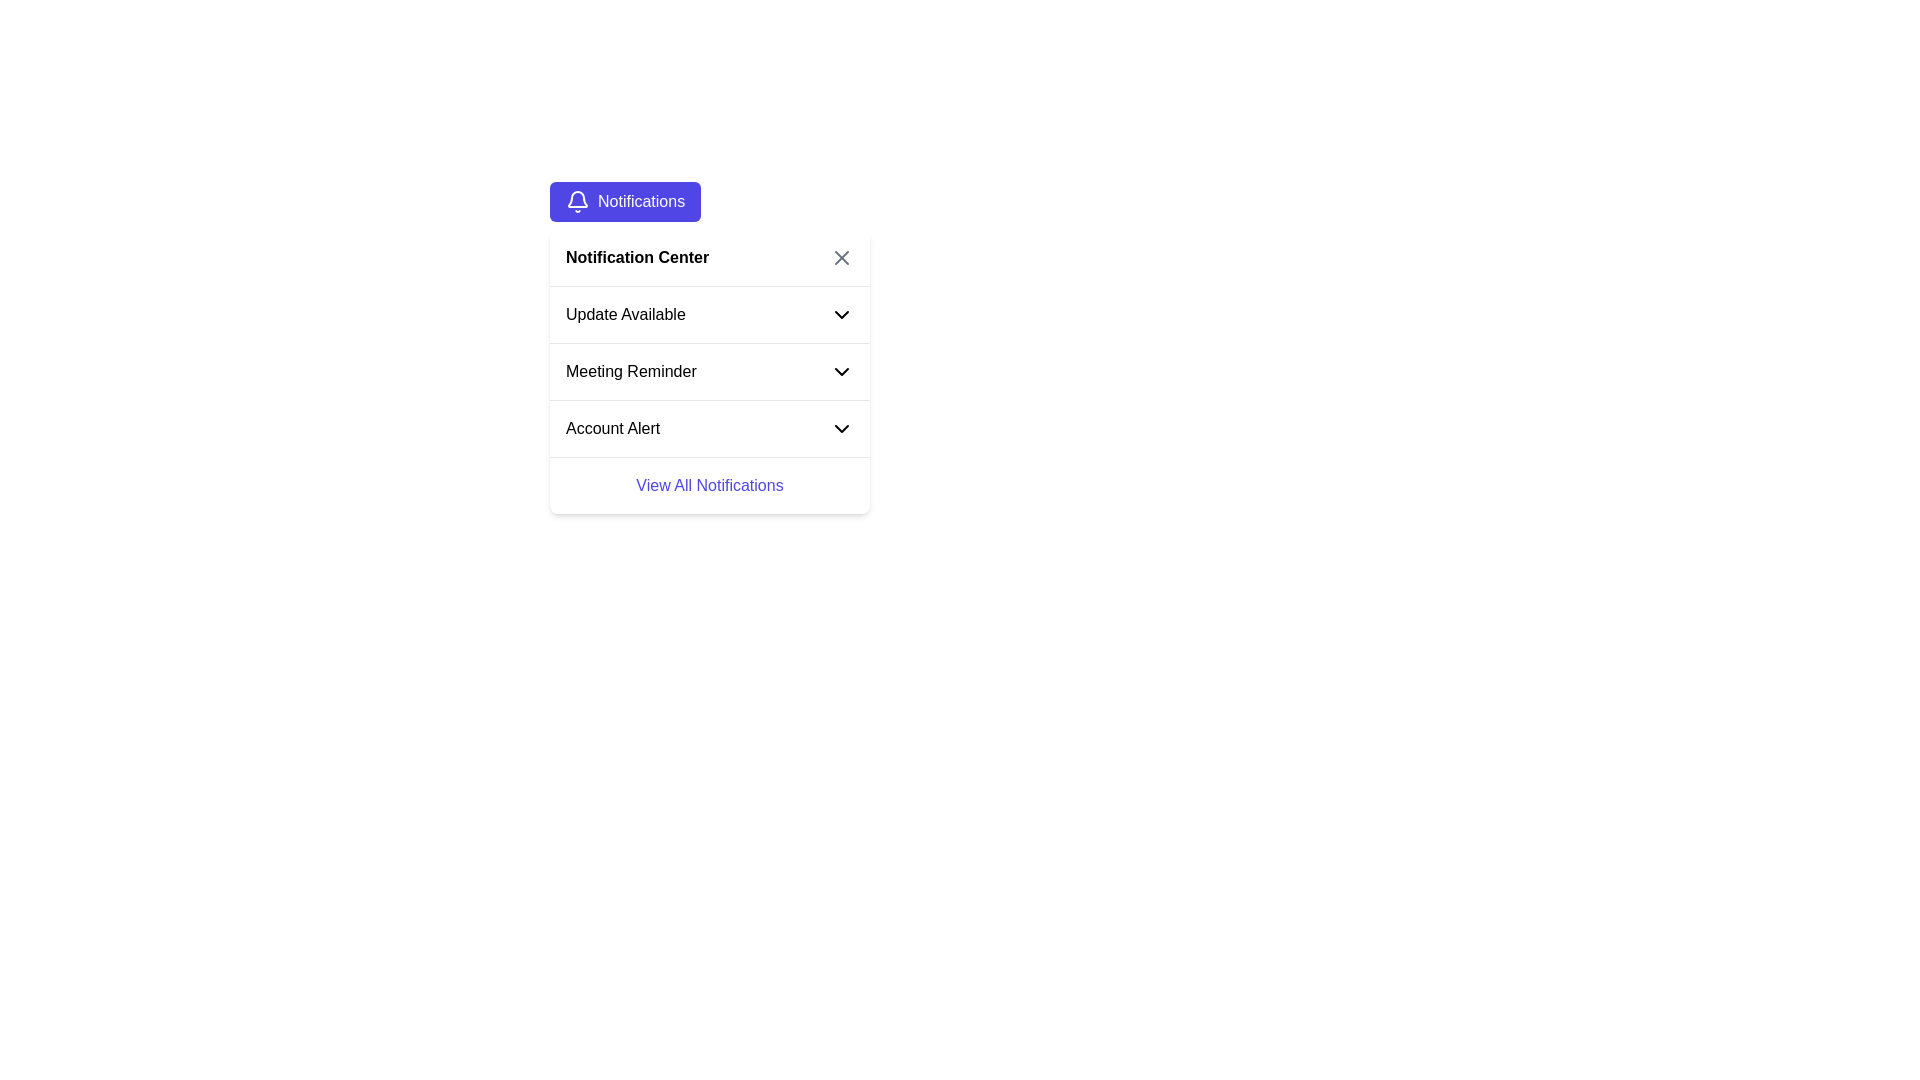  What do you see at coordinates (624, 315) in the screenshot?
I see `the 'Update Available' text label that is part of the first notification item, located between the 'Notification Center' heading and the 'Meeting Reminder' notification item` at bounding box center [624, 315].